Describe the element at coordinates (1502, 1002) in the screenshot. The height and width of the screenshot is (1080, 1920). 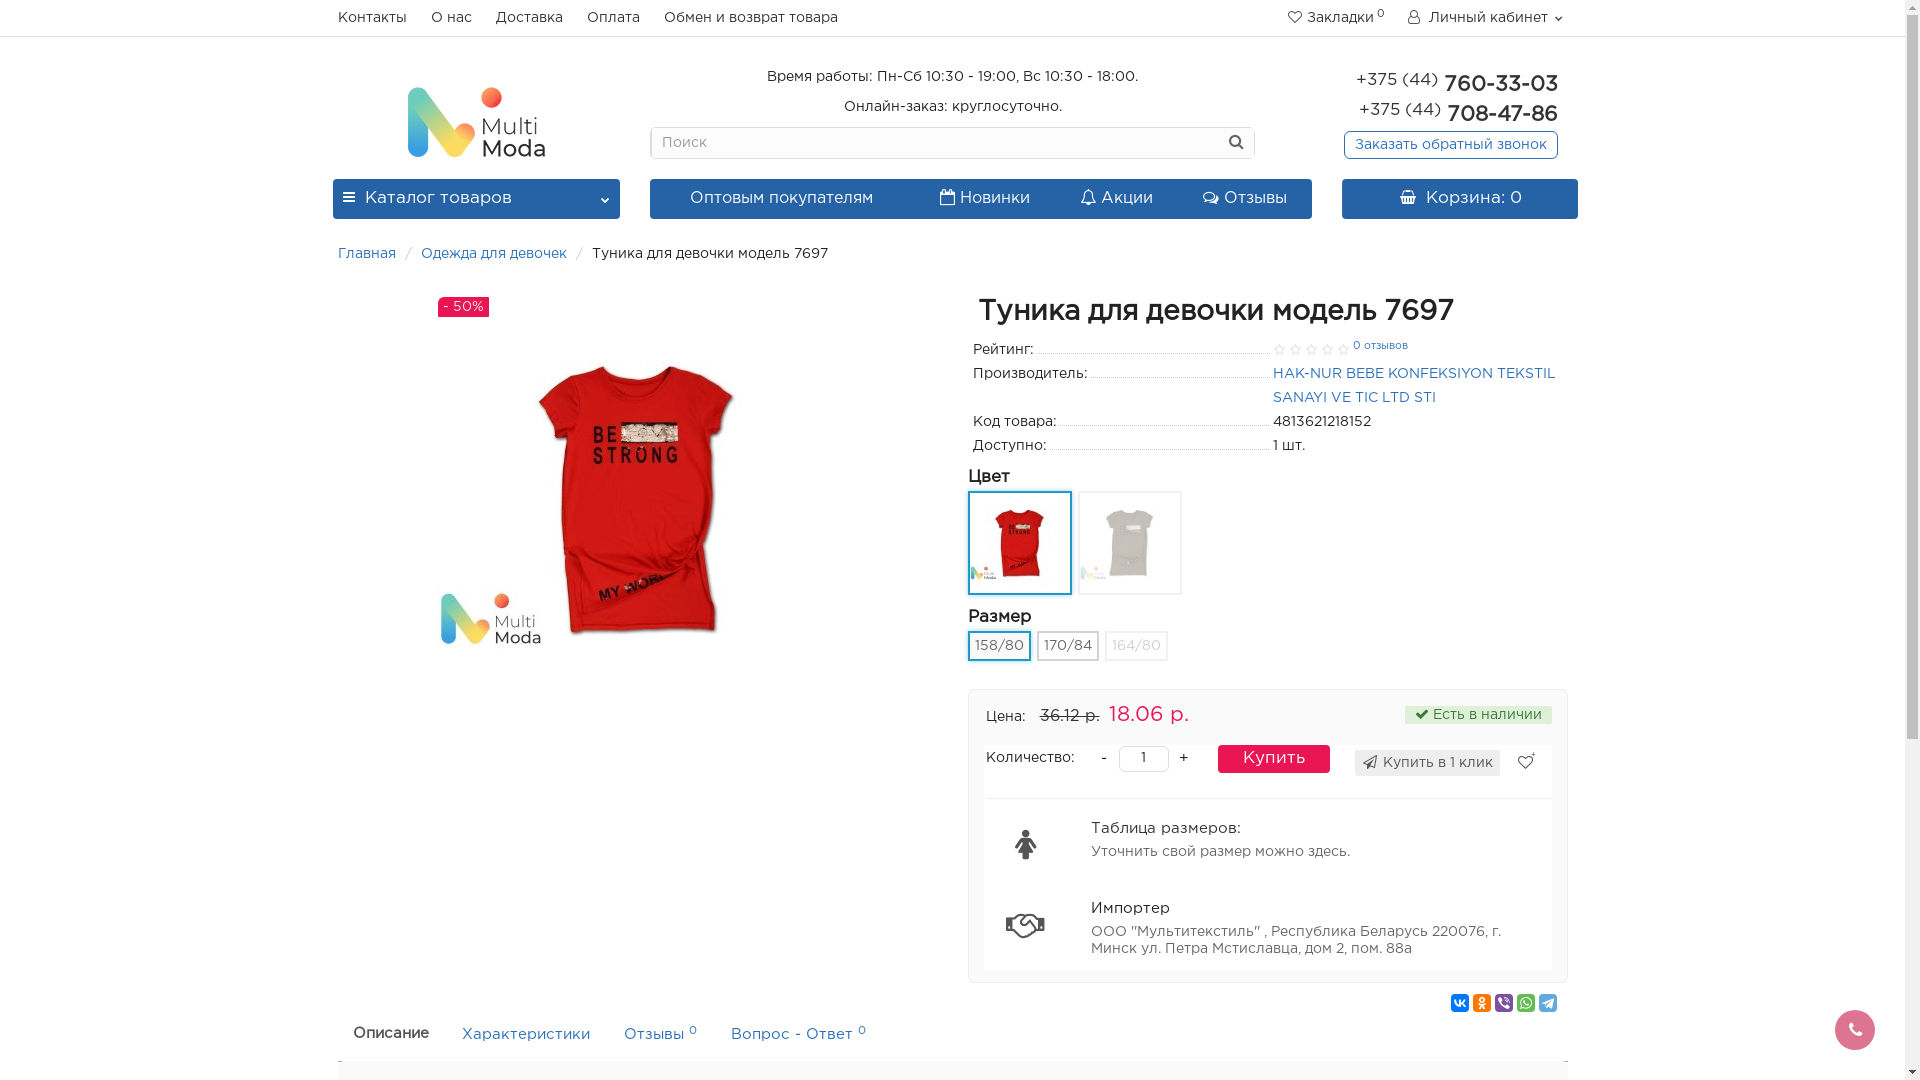
I see `'Viber'` at that location.